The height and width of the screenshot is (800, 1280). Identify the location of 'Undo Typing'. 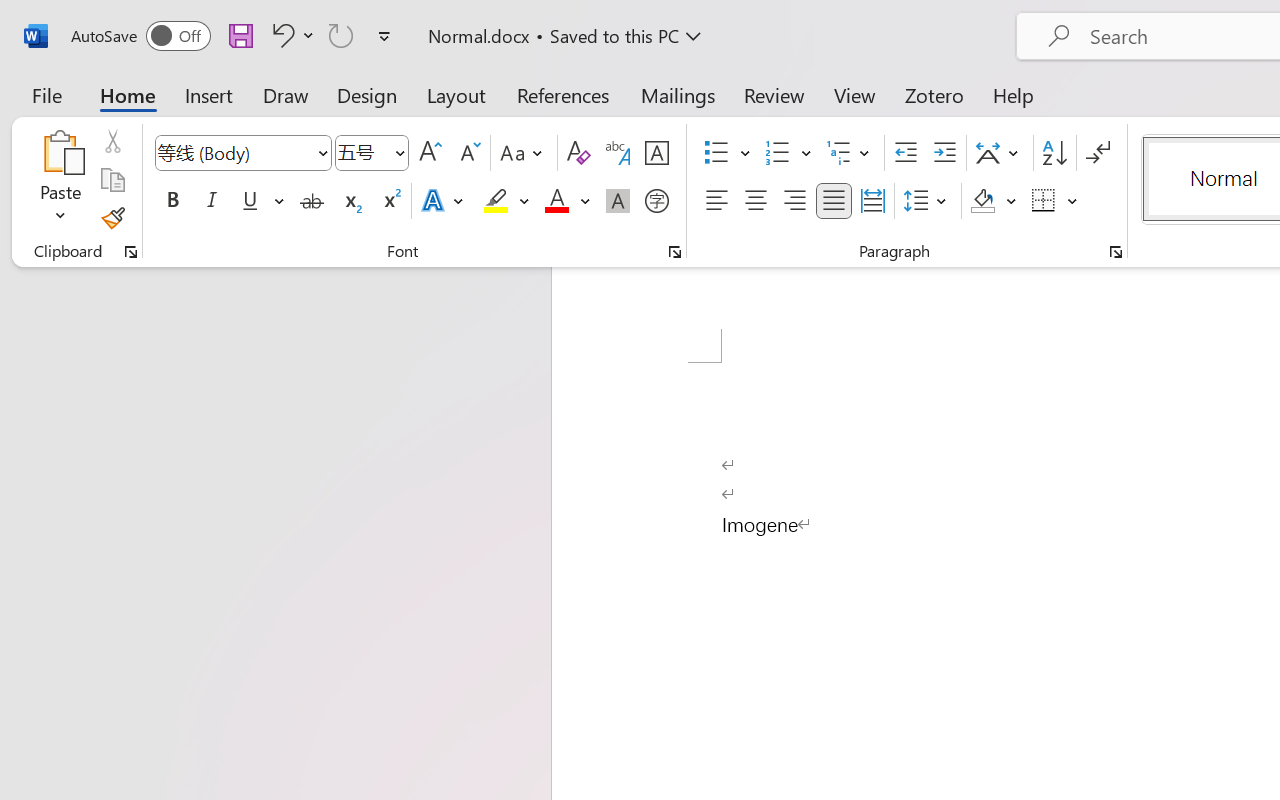
(289, 34).